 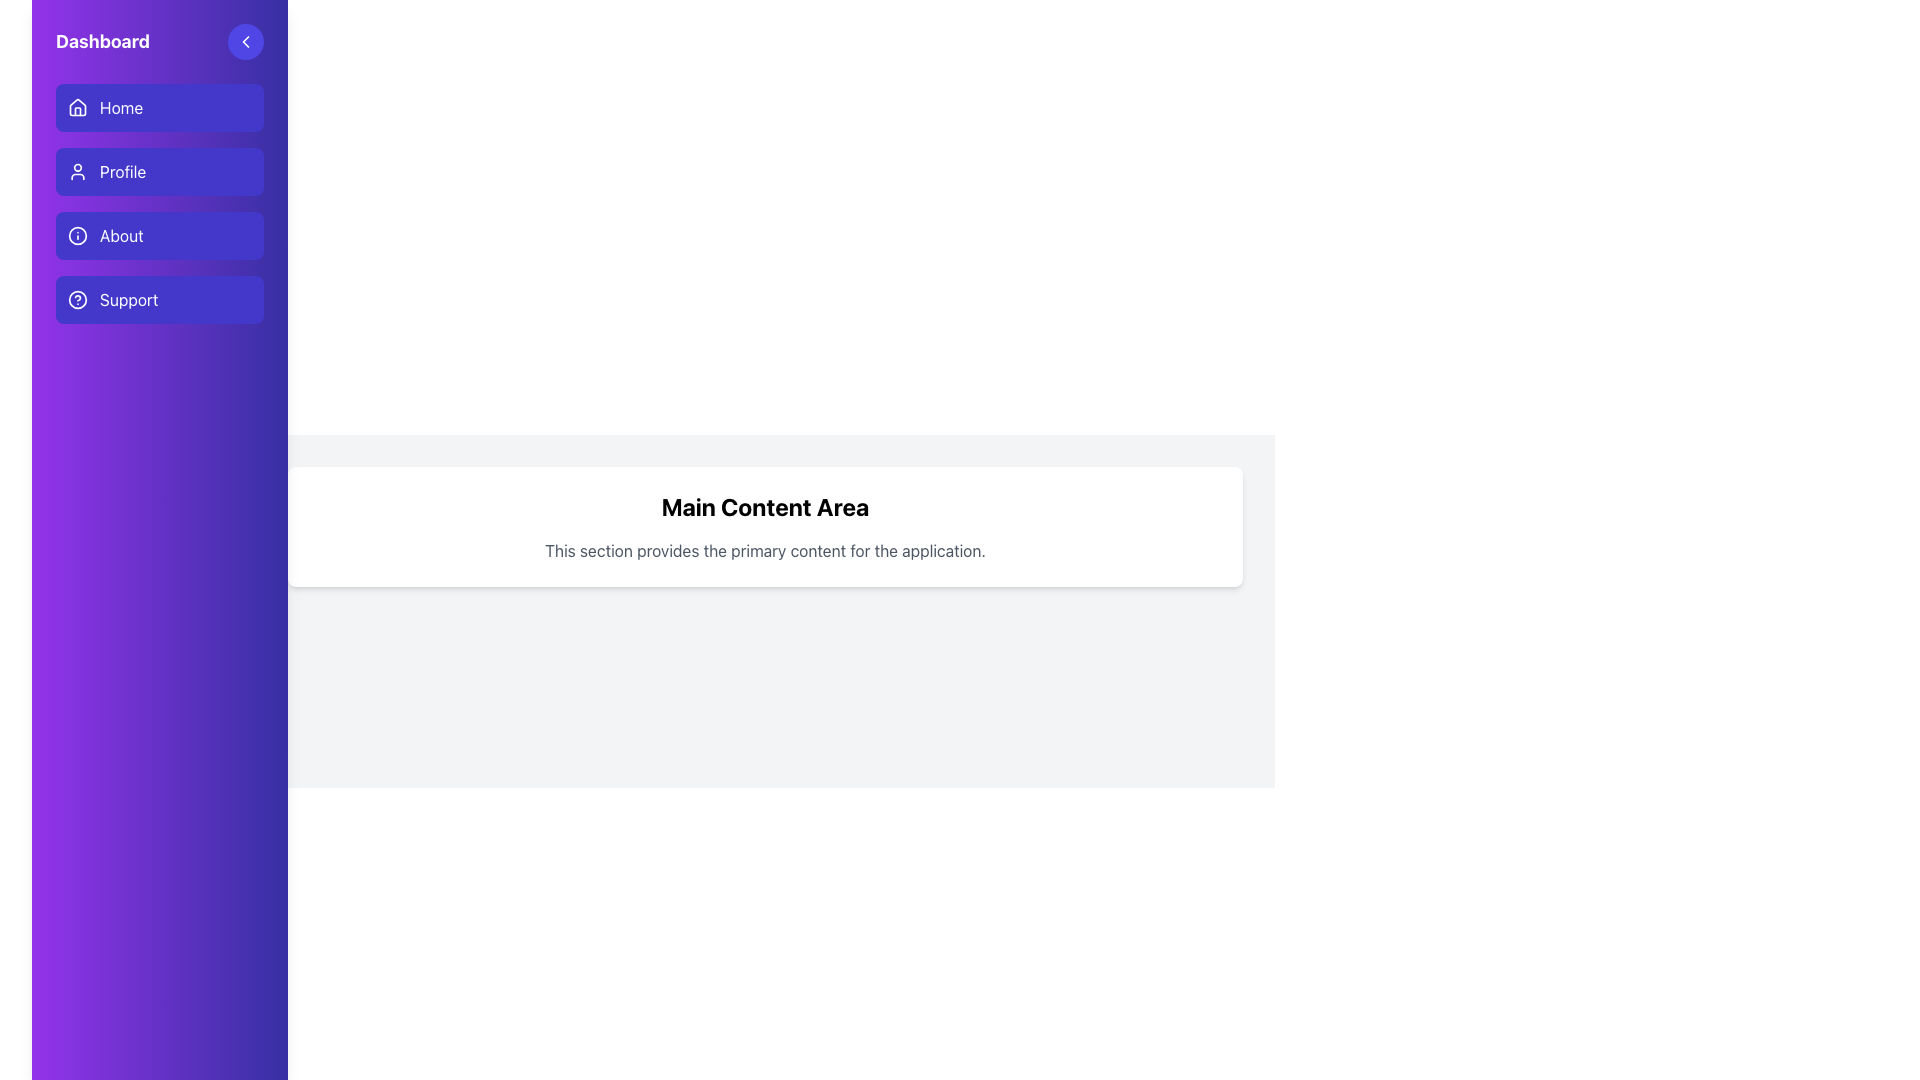 I want to click on the static text element that provides information about the main content area, which is positioned below the heading labeled 'Main Content Area', so click(x=764, y=551).